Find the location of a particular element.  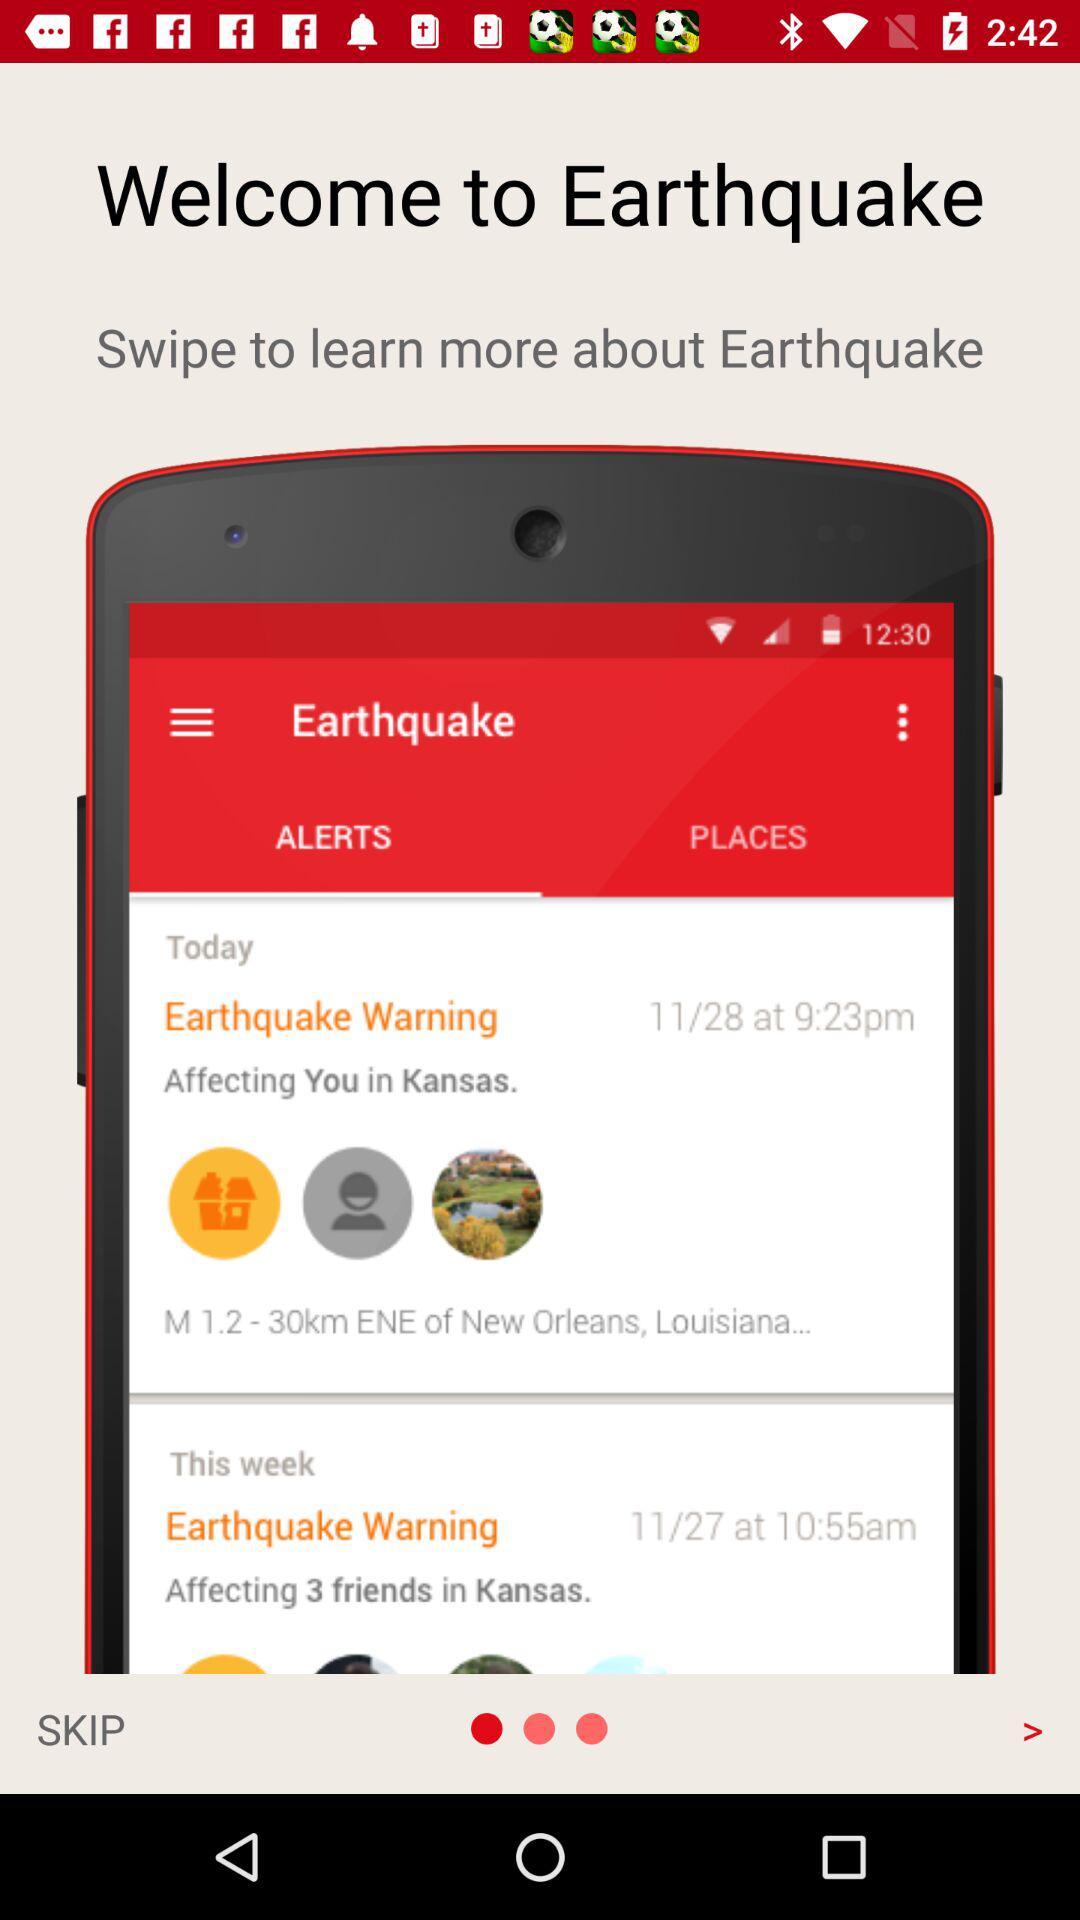

the skip at the bottom left corner is located at coordinates (186, 1727).